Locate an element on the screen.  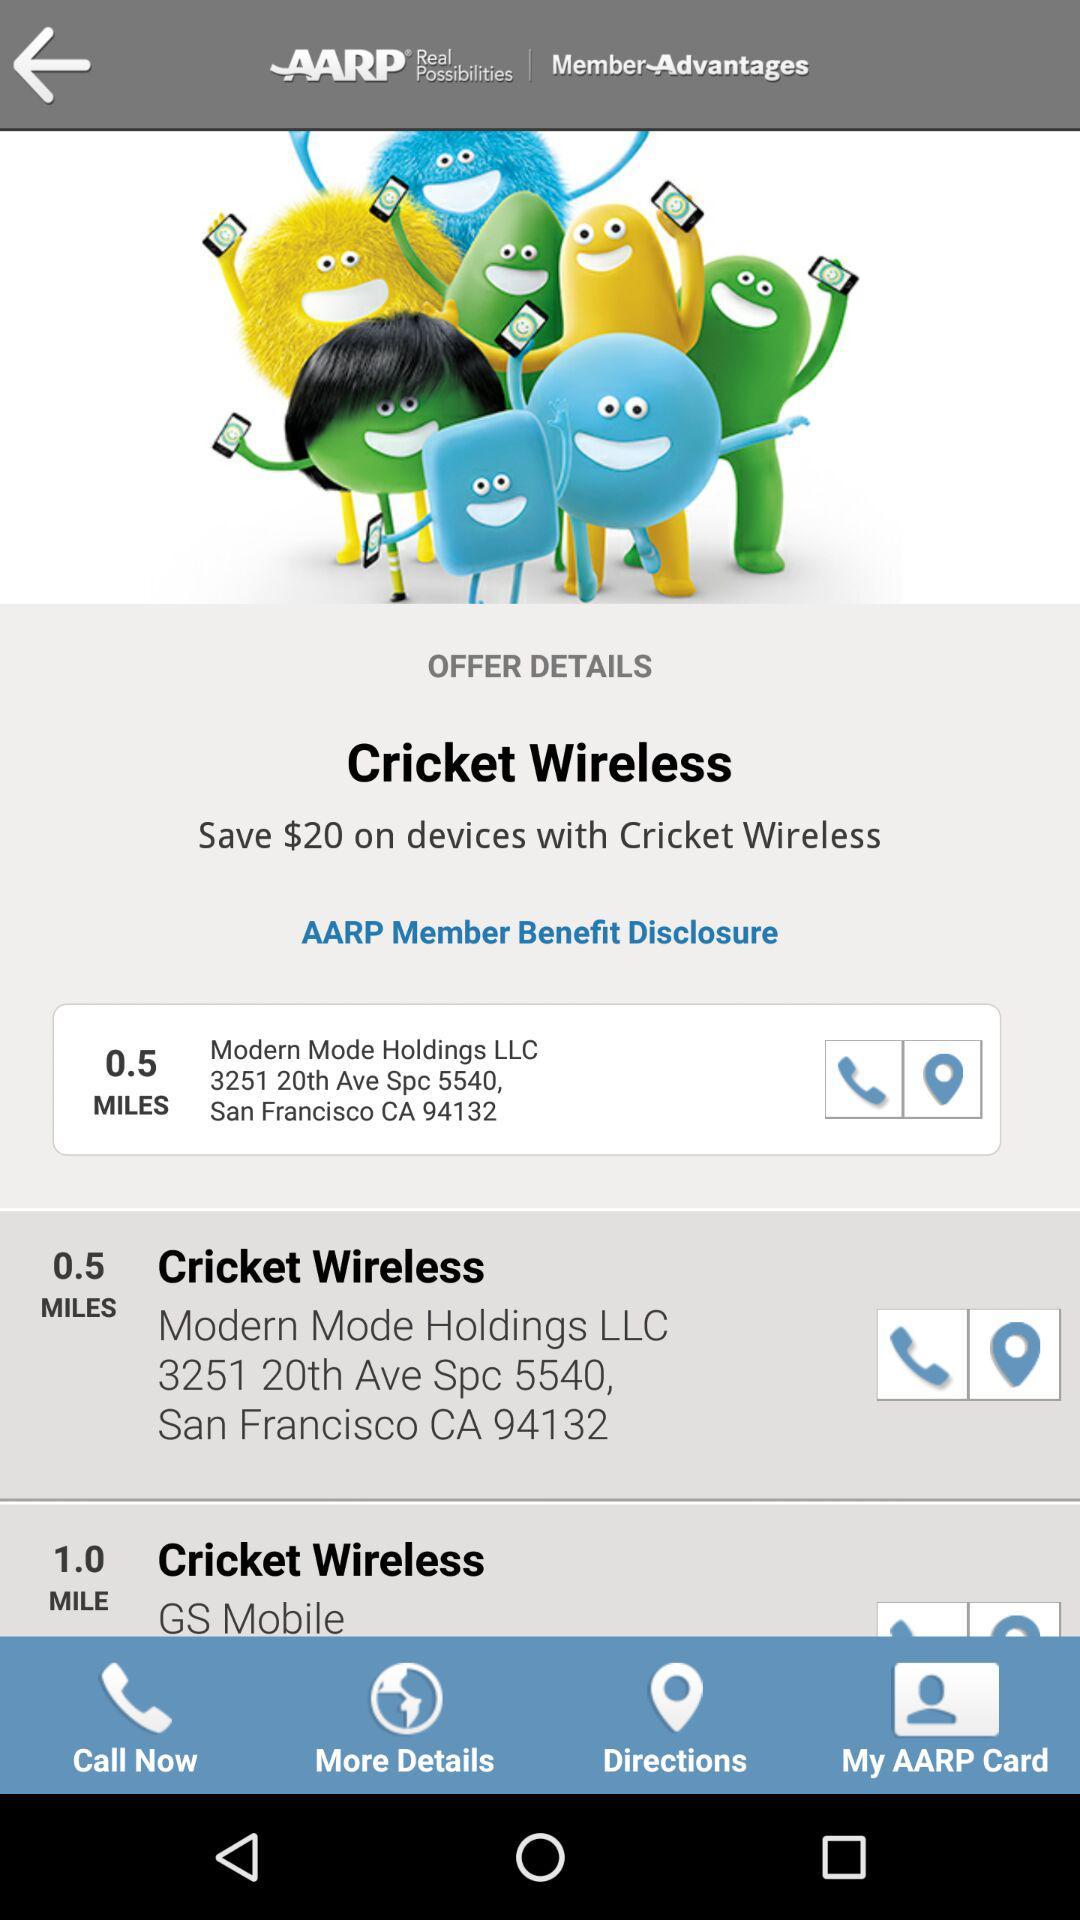
the aarp member benefit button is located at coordinates (540, 930).